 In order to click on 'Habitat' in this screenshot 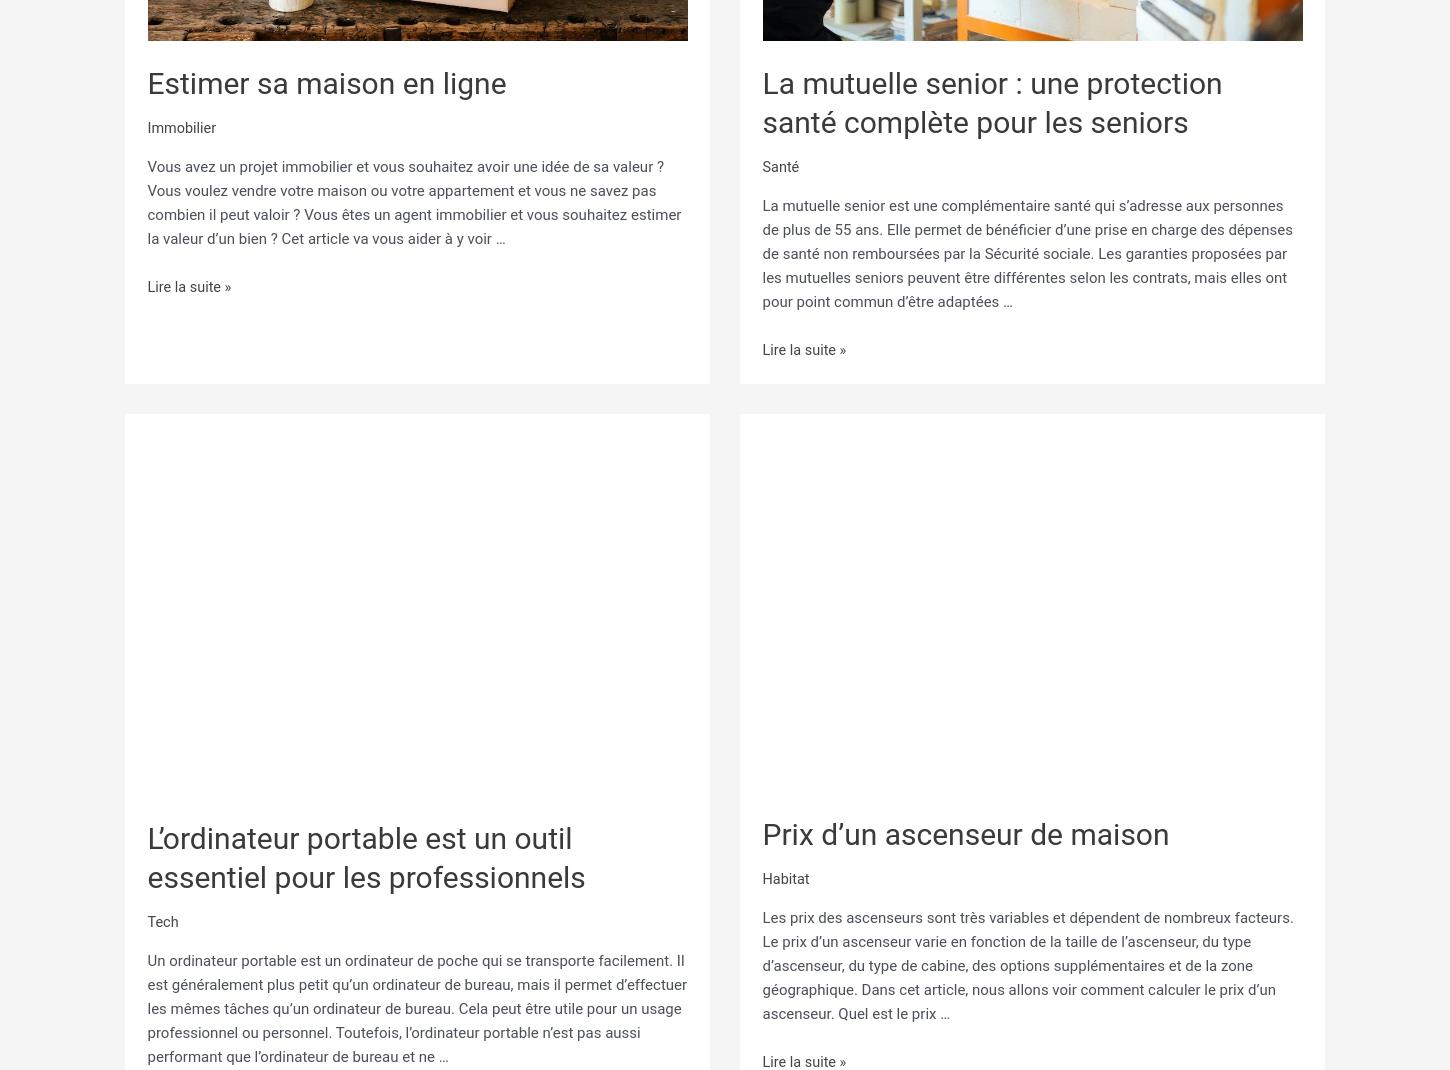, I will do `click(786, 878)`.